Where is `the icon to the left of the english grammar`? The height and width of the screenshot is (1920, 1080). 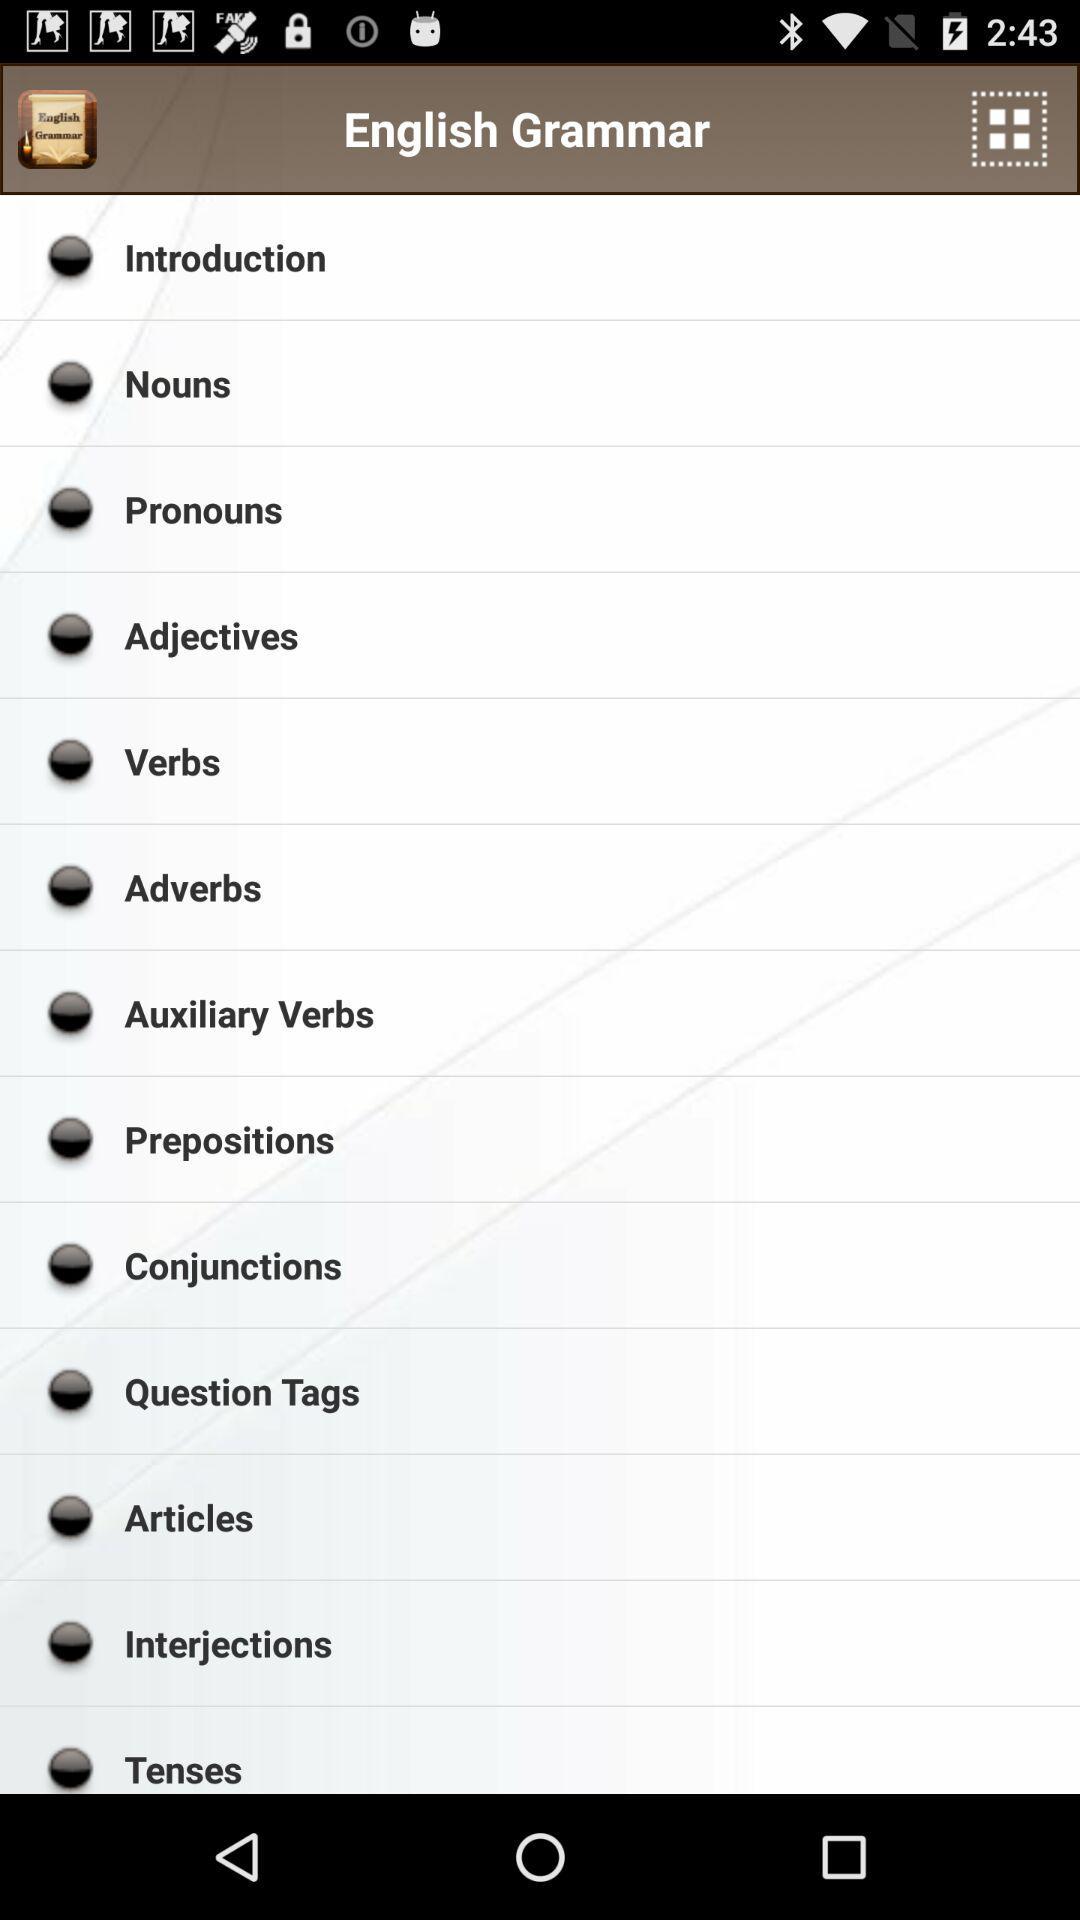 the icon to the left of the english grammar is located at coordinates (56, 128).